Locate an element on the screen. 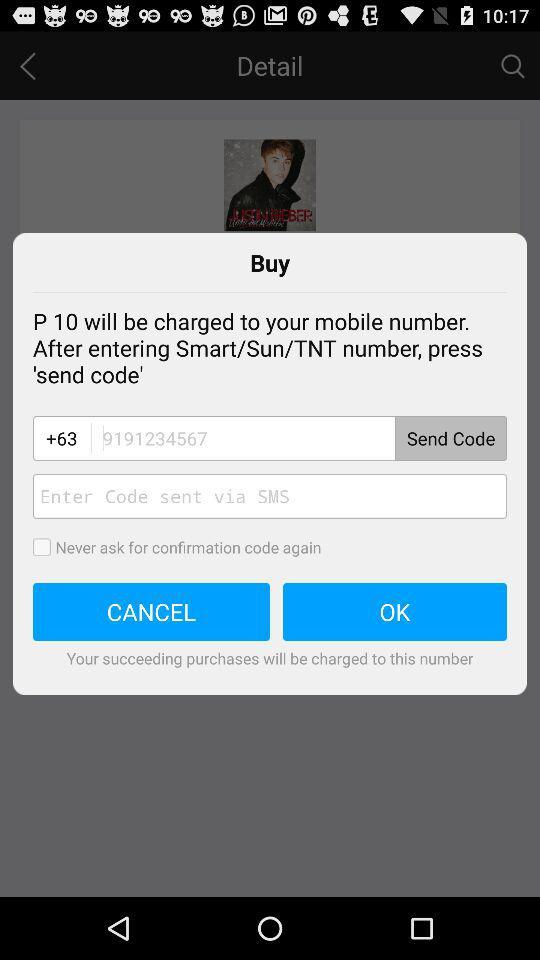  code is located at coordinates (297, 438).